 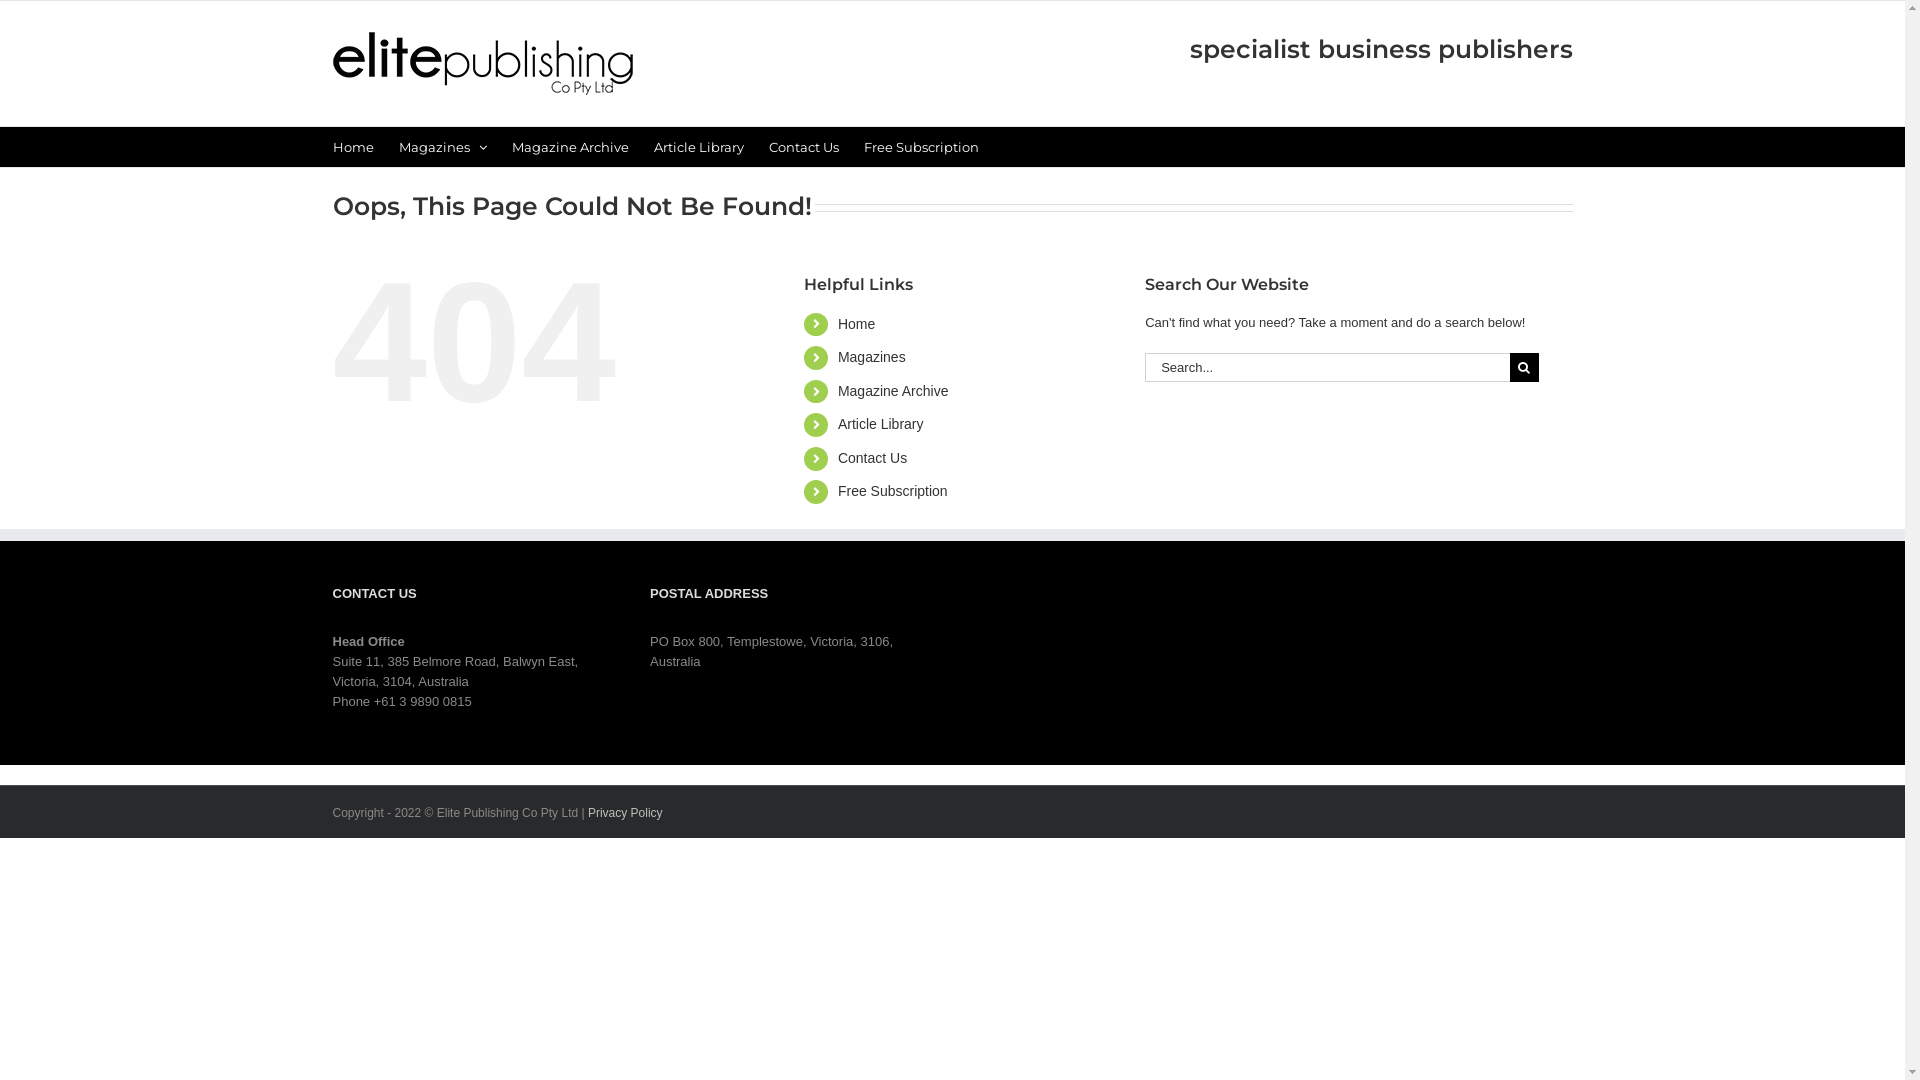 I want to click on 'Article Library', so click(x=838, y=423).